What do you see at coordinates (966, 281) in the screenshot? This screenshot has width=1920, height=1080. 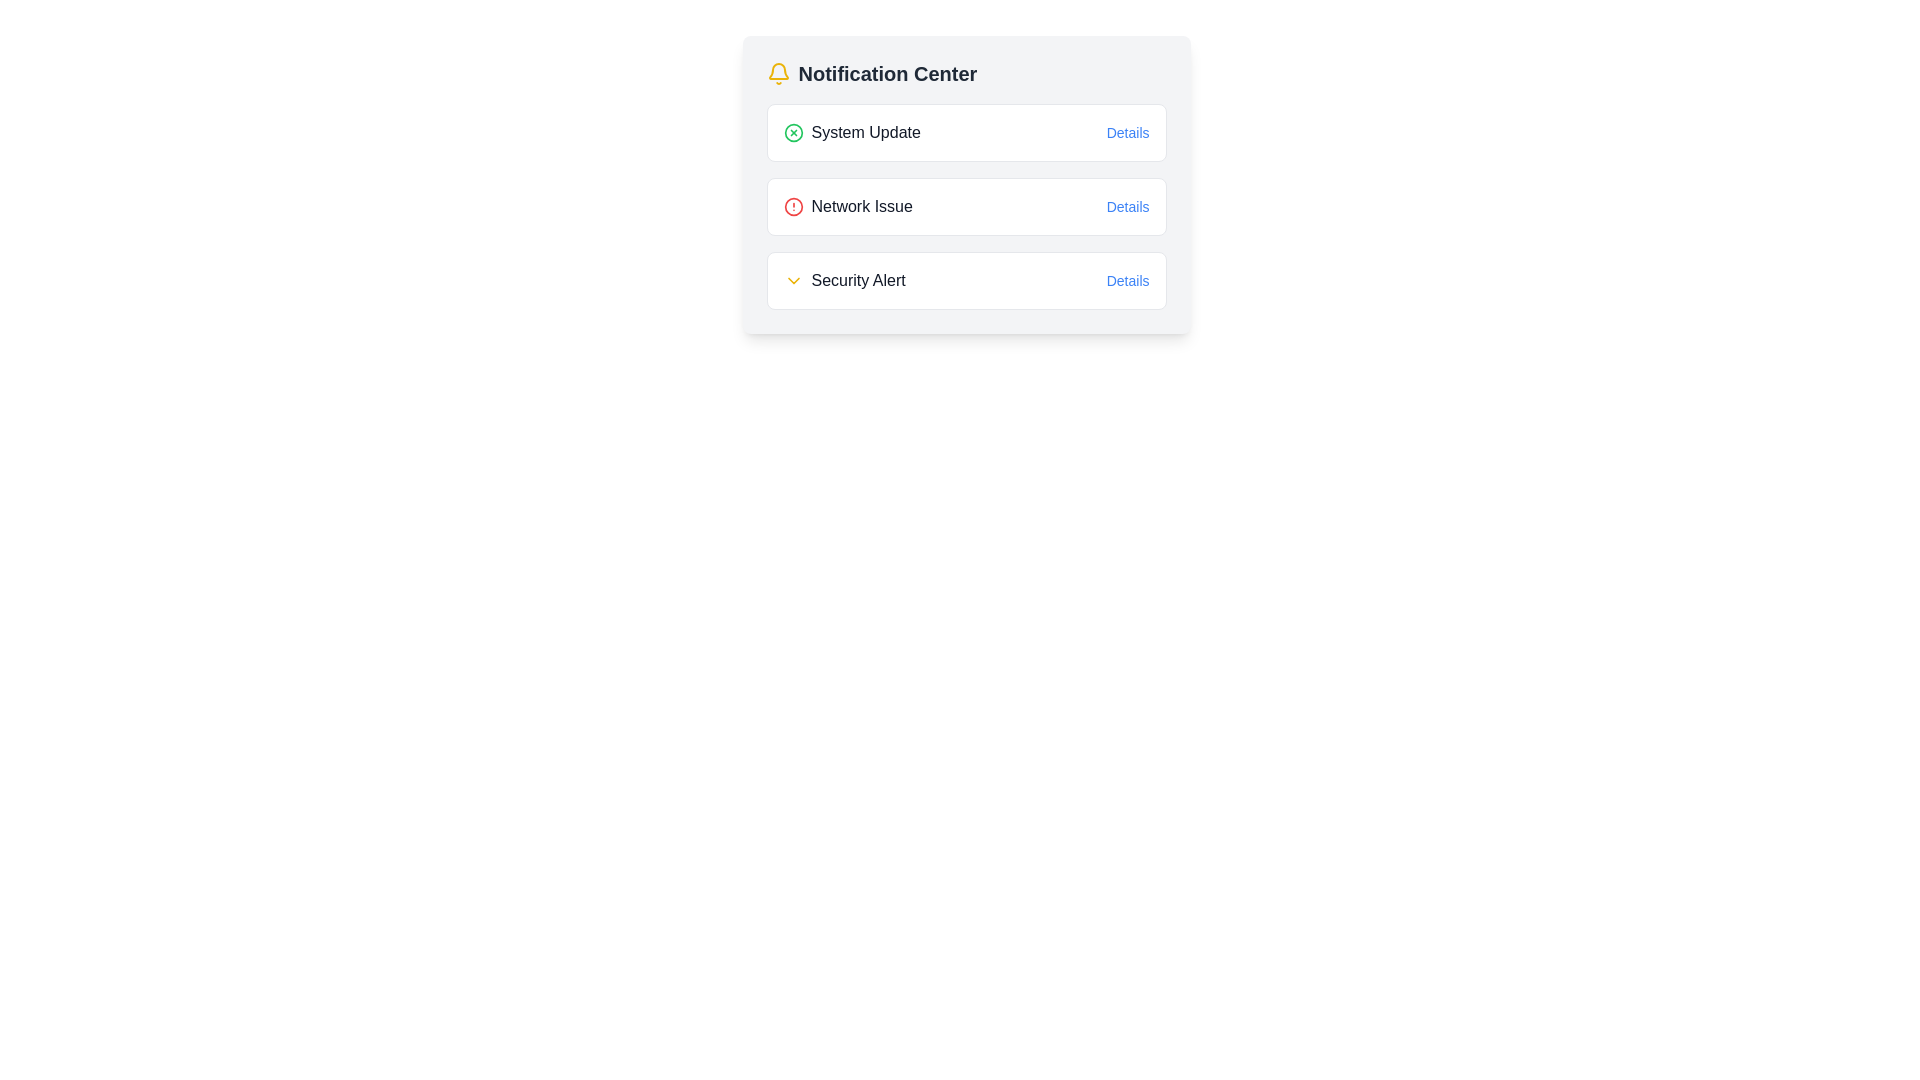 I see `the third notification list item titled 'Security Alert'` at bounding box center [966, 281].